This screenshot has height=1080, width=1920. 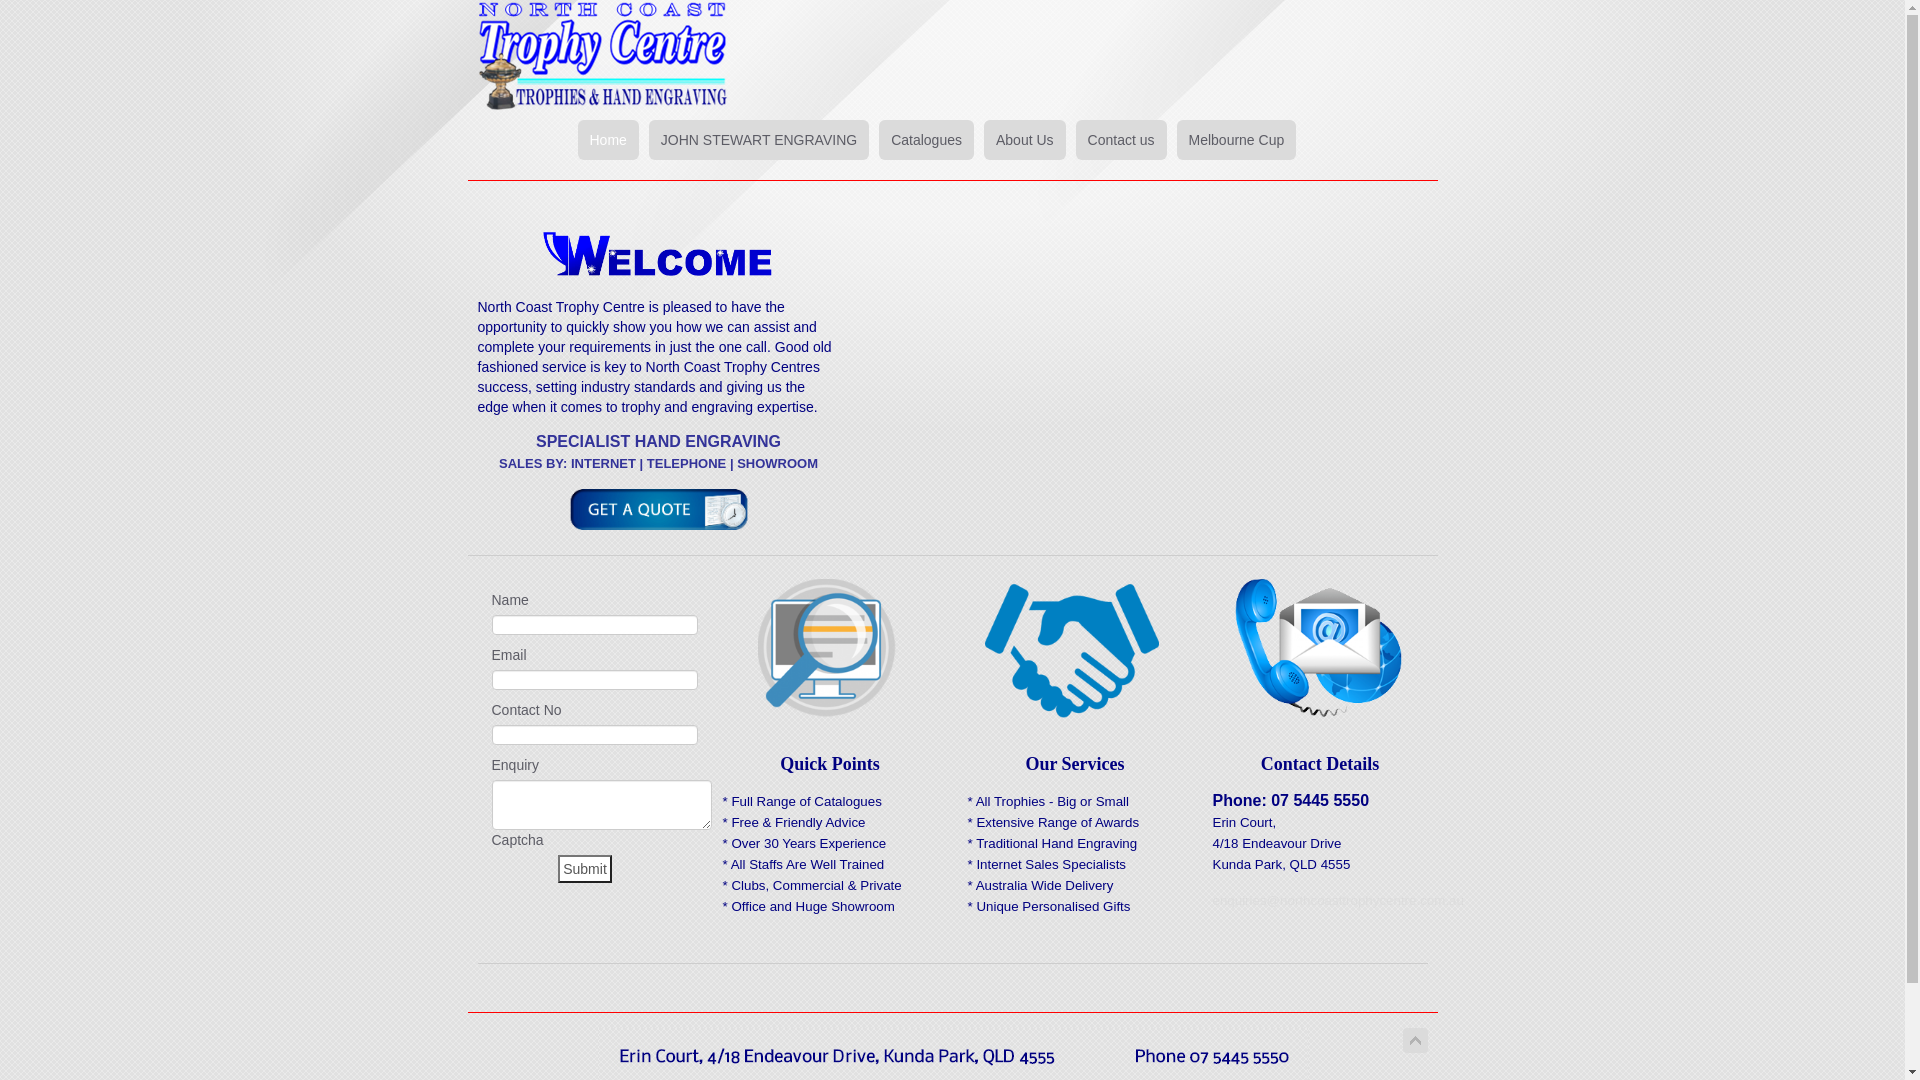 What do you see at coordinates (1025, 138) in the screenshot?
I see `'About Us'` at bounding box center [1025, 138].